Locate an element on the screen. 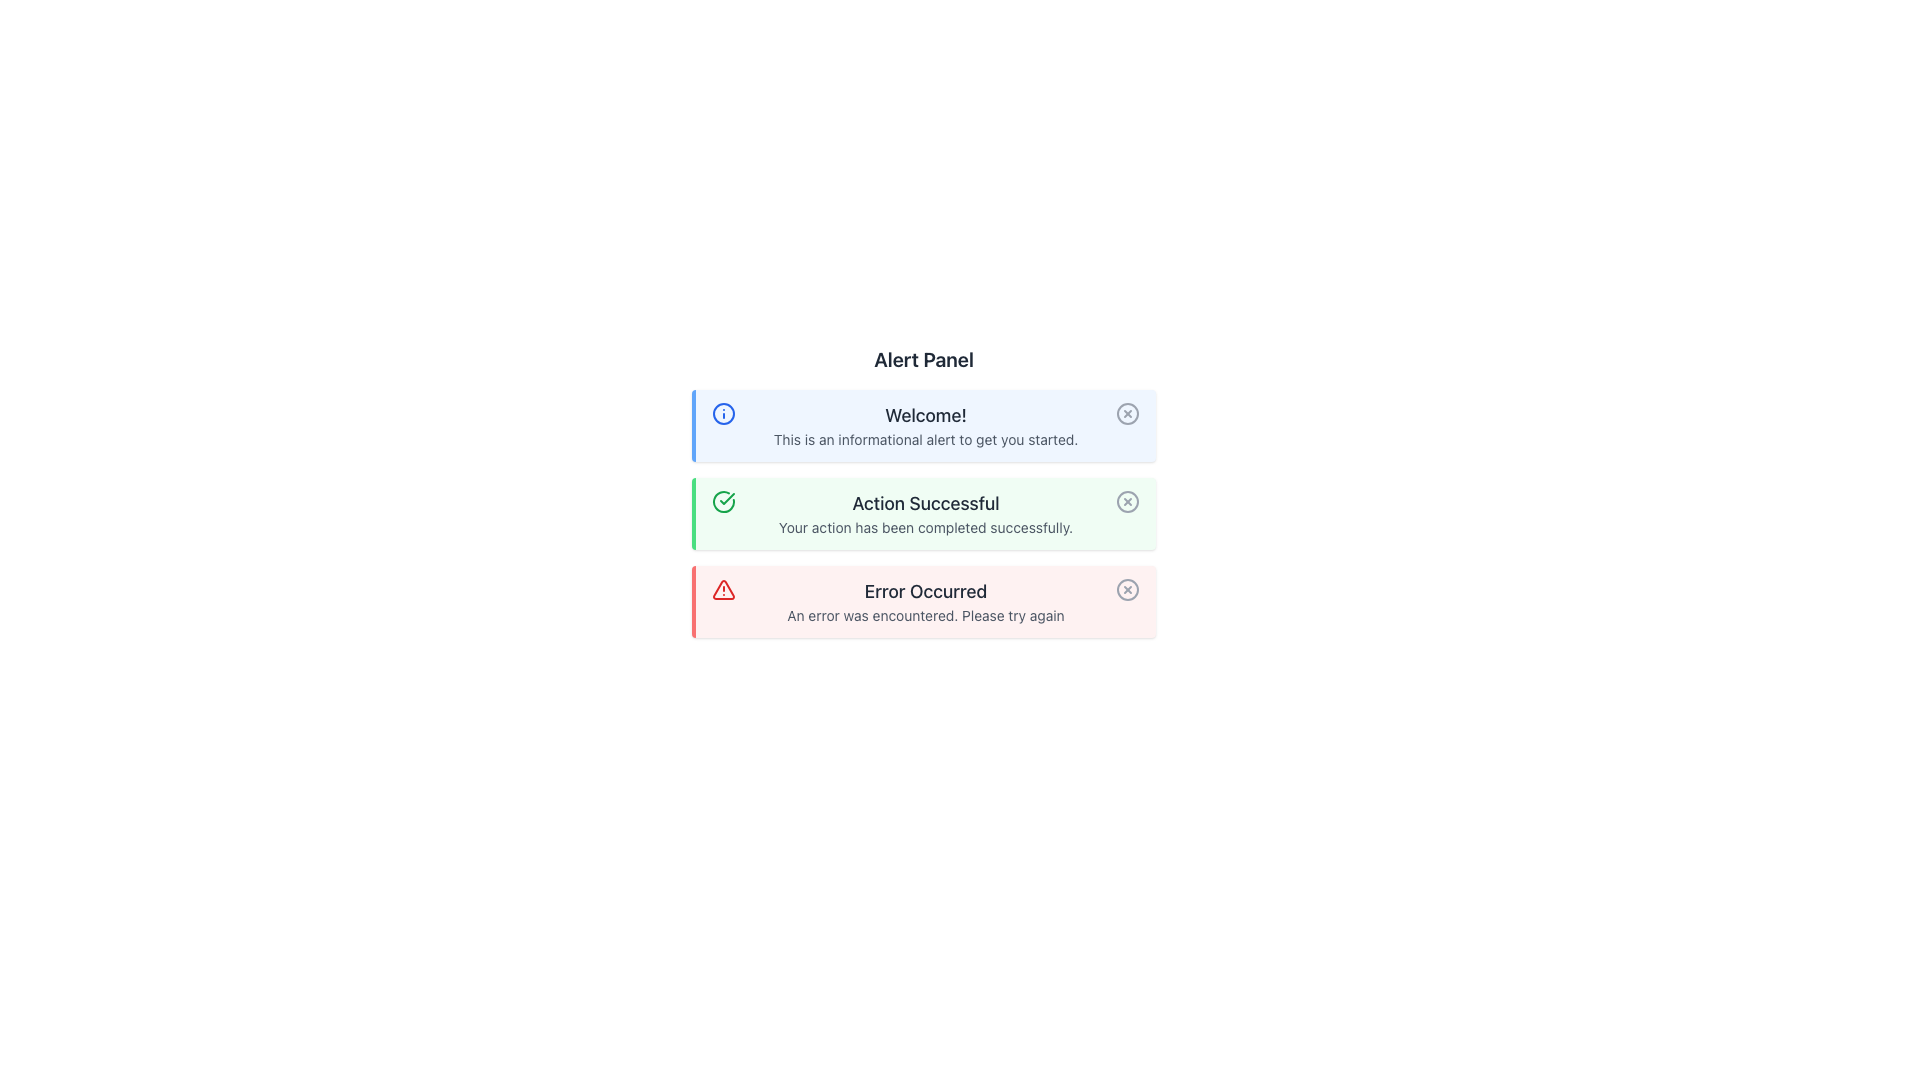 This screenshot has height=1080, width=1920. error message displayed as the second line of the error alert box located underneath the 'Error Occurred' title is located at coordinates (925, 615).